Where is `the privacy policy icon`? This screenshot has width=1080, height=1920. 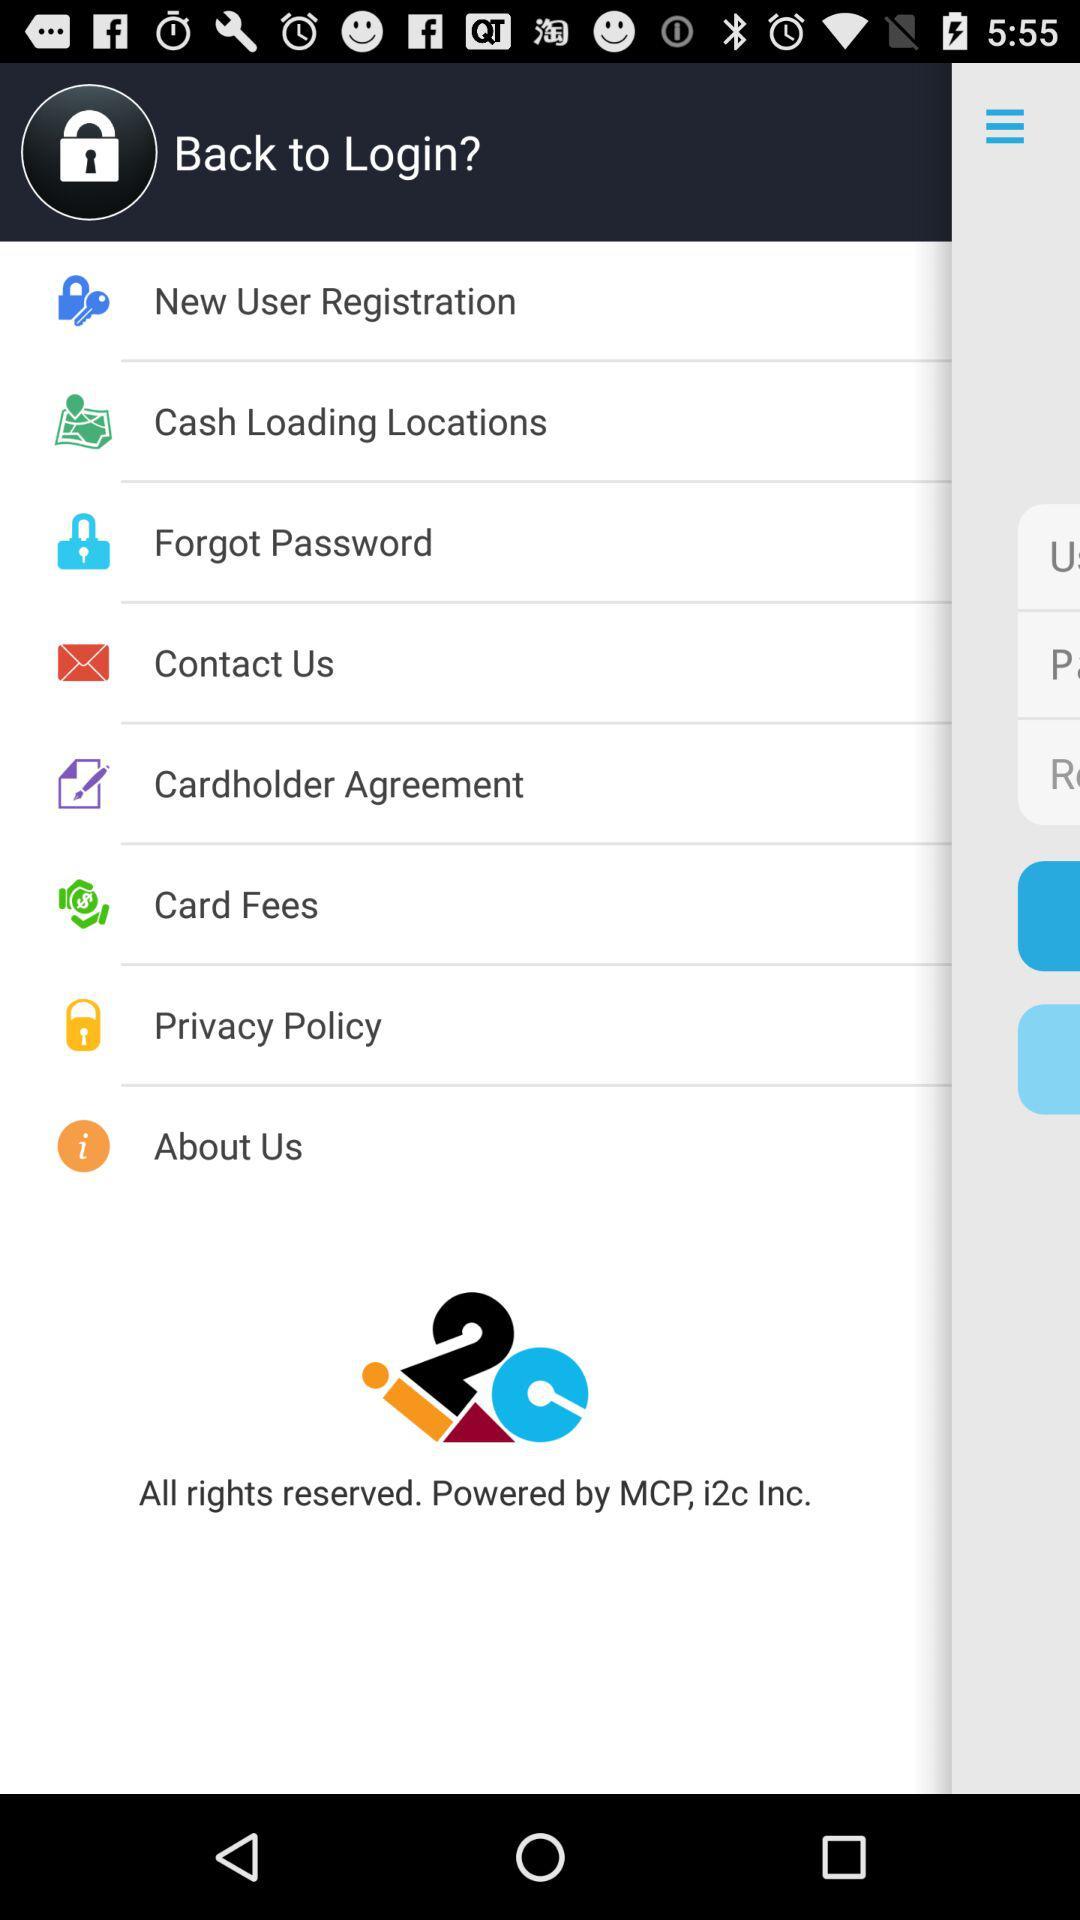
the privacy policy icon is located at coordinates (552, 1024).